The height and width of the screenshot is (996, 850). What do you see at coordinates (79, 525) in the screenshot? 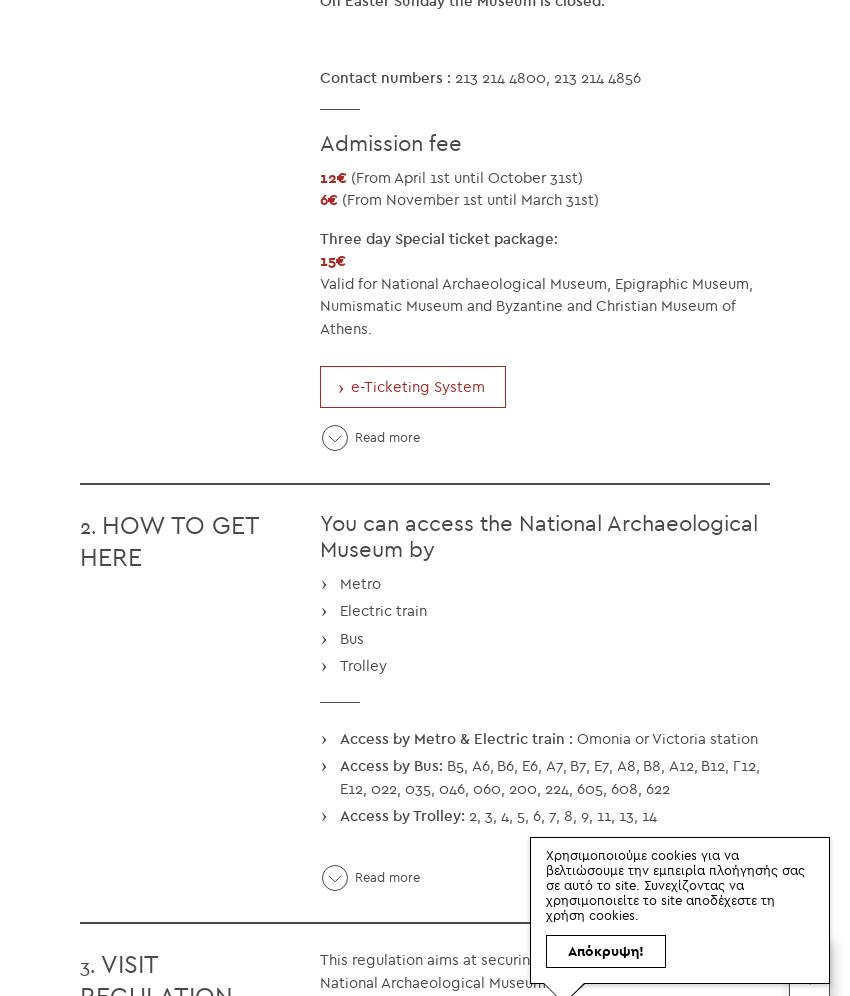
I see `'2.'` at bounding box center [79, 525].